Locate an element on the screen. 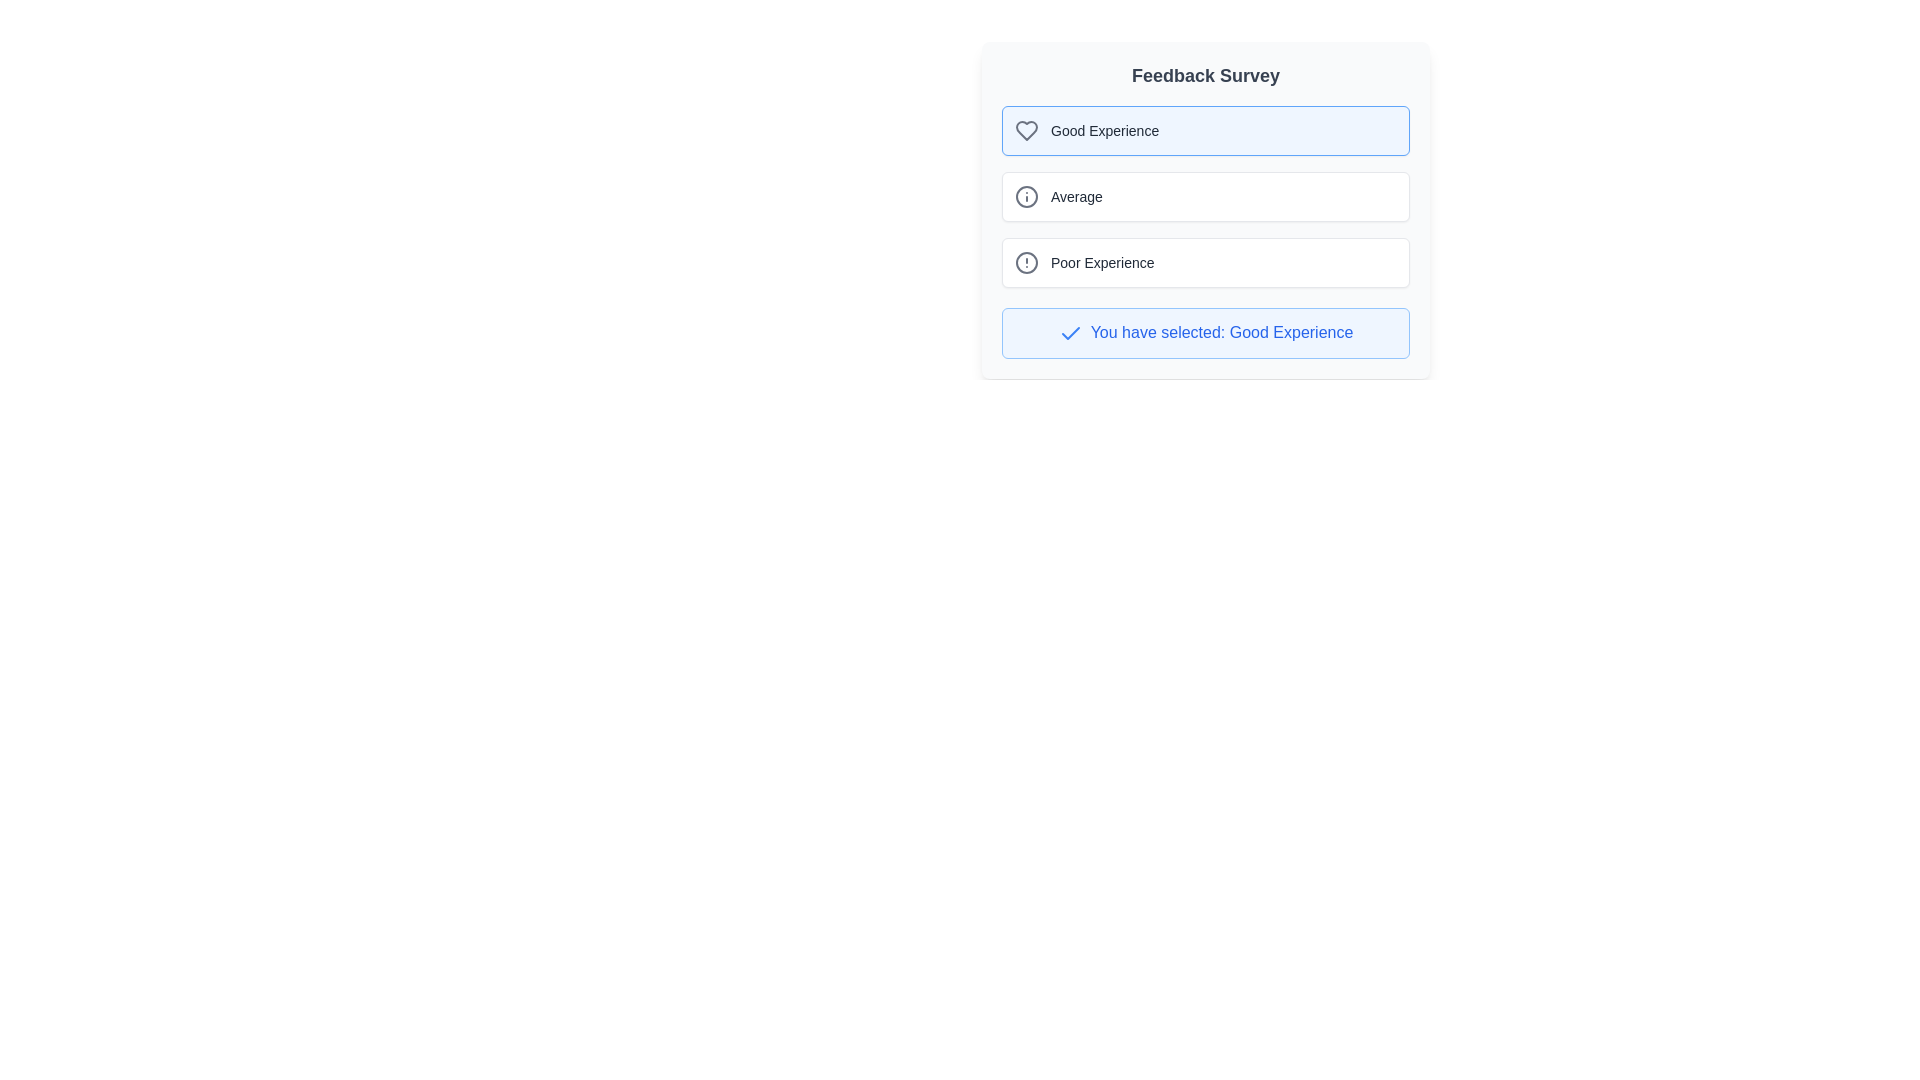 The height and width of the screenshot is (1080, 1920). text block that displays 'You have selected: Good Experience', which is styled in blue with a bold font and located at the bottom of the feedback selection area is located at coordinates (1221, 331).